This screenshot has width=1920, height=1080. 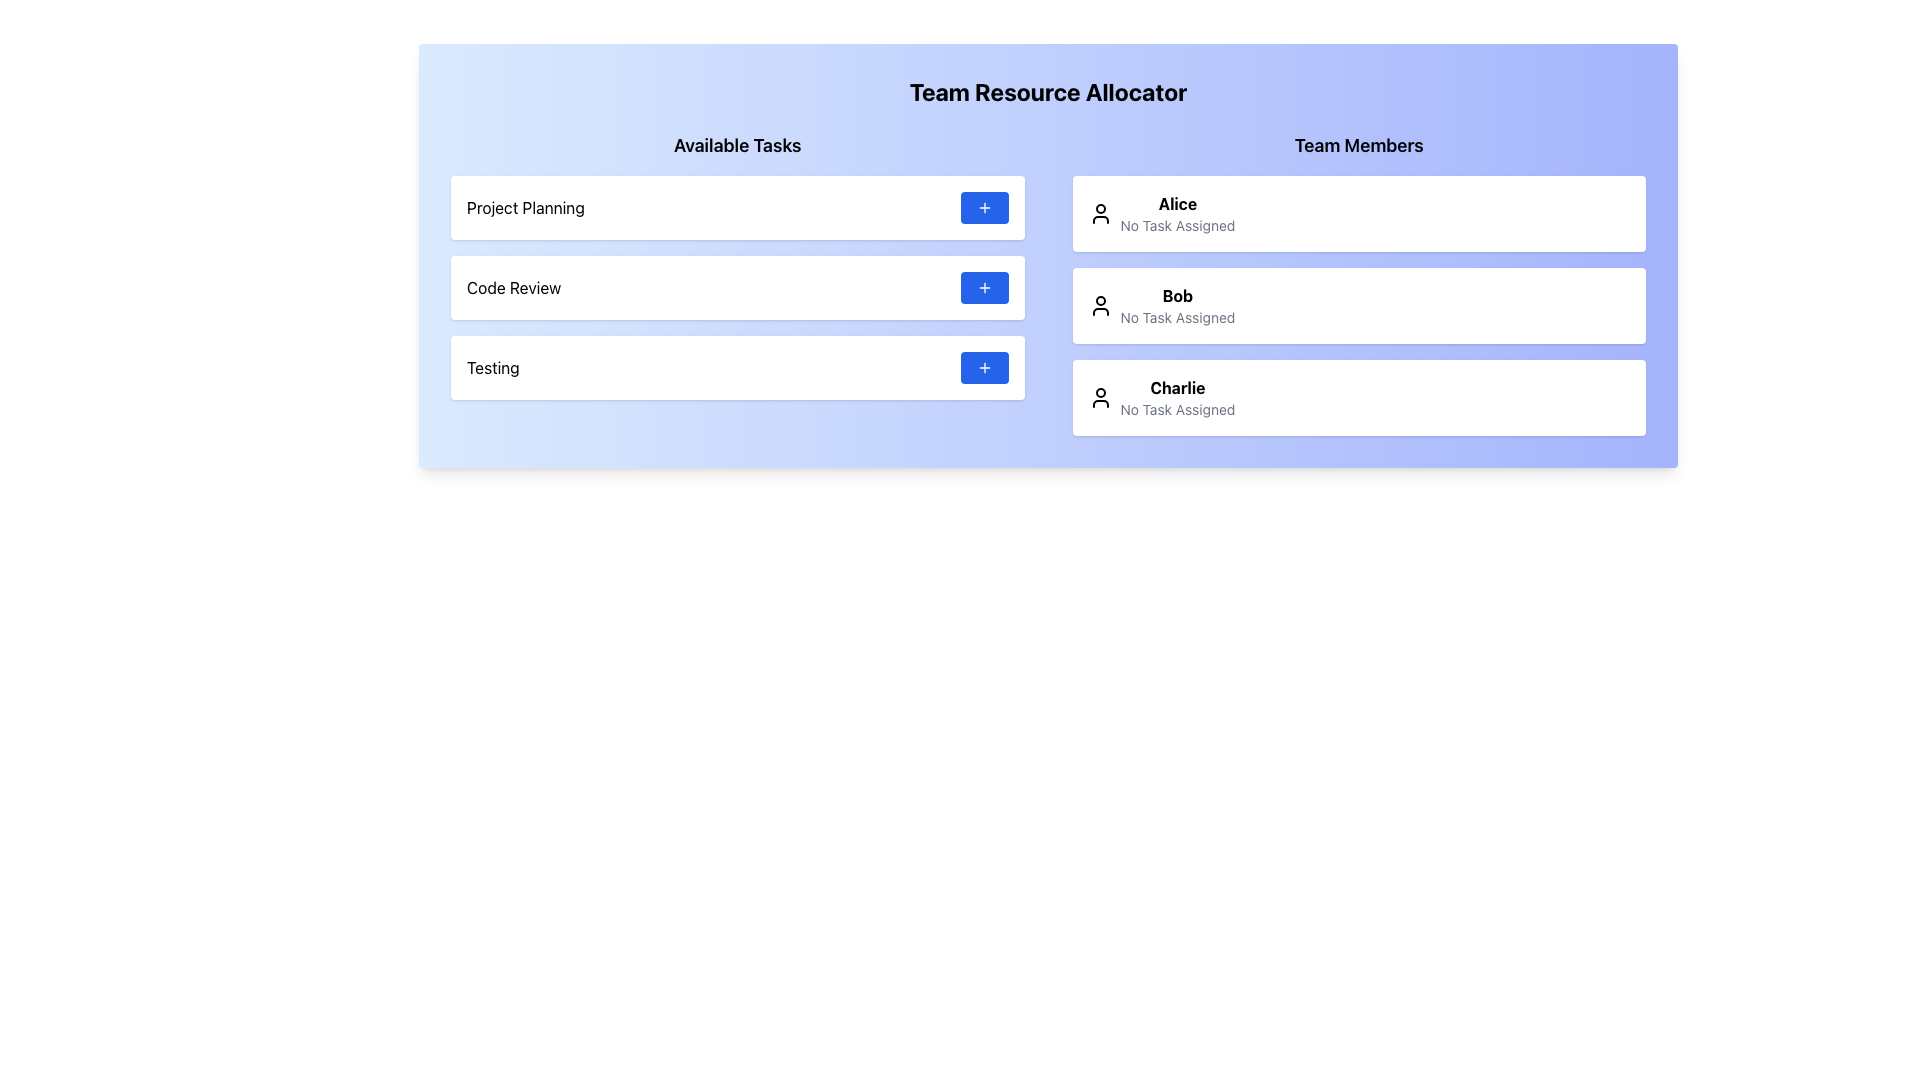 I want to click on the button to the right of the 'Testing' text in the third row of the 'Available Tasks' section, so click(x=984, y=367).